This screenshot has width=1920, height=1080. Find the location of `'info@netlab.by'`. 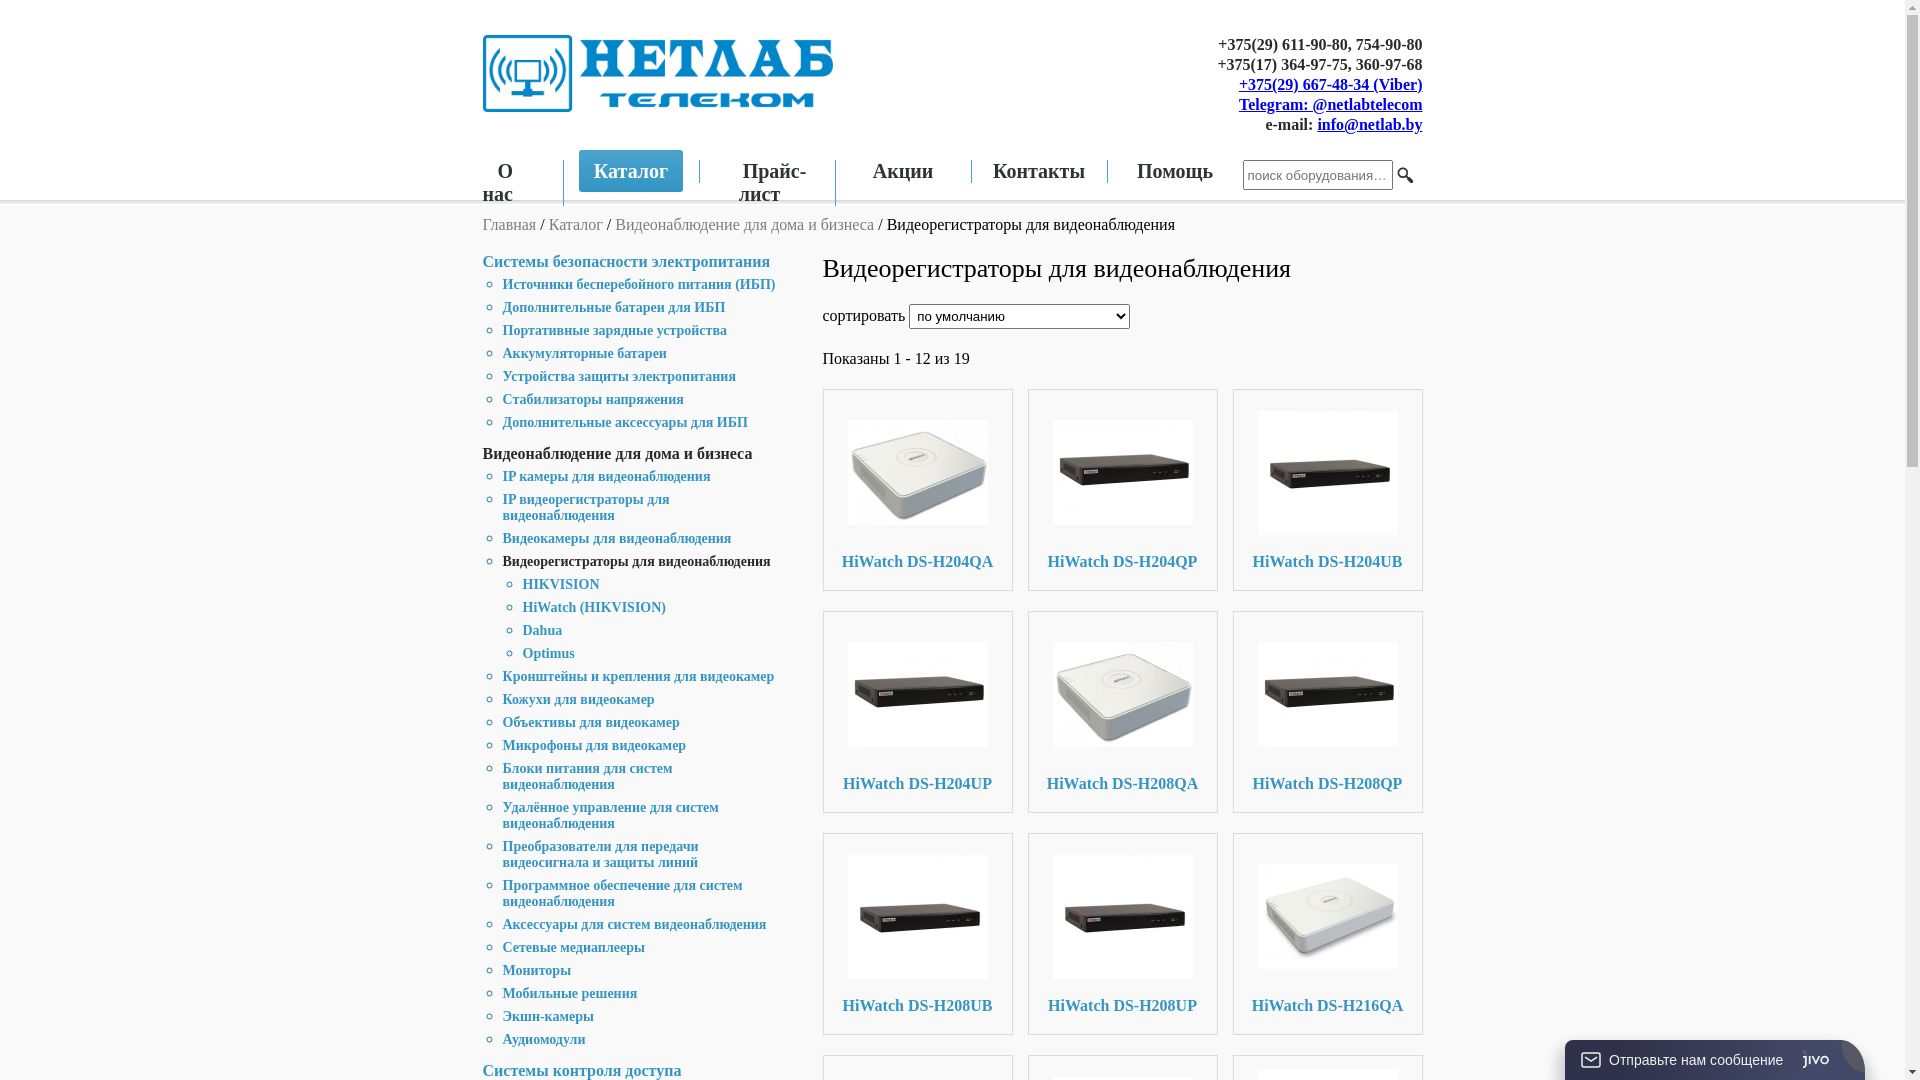

'info@netlab.by' is located at coordinates (1368, 124).